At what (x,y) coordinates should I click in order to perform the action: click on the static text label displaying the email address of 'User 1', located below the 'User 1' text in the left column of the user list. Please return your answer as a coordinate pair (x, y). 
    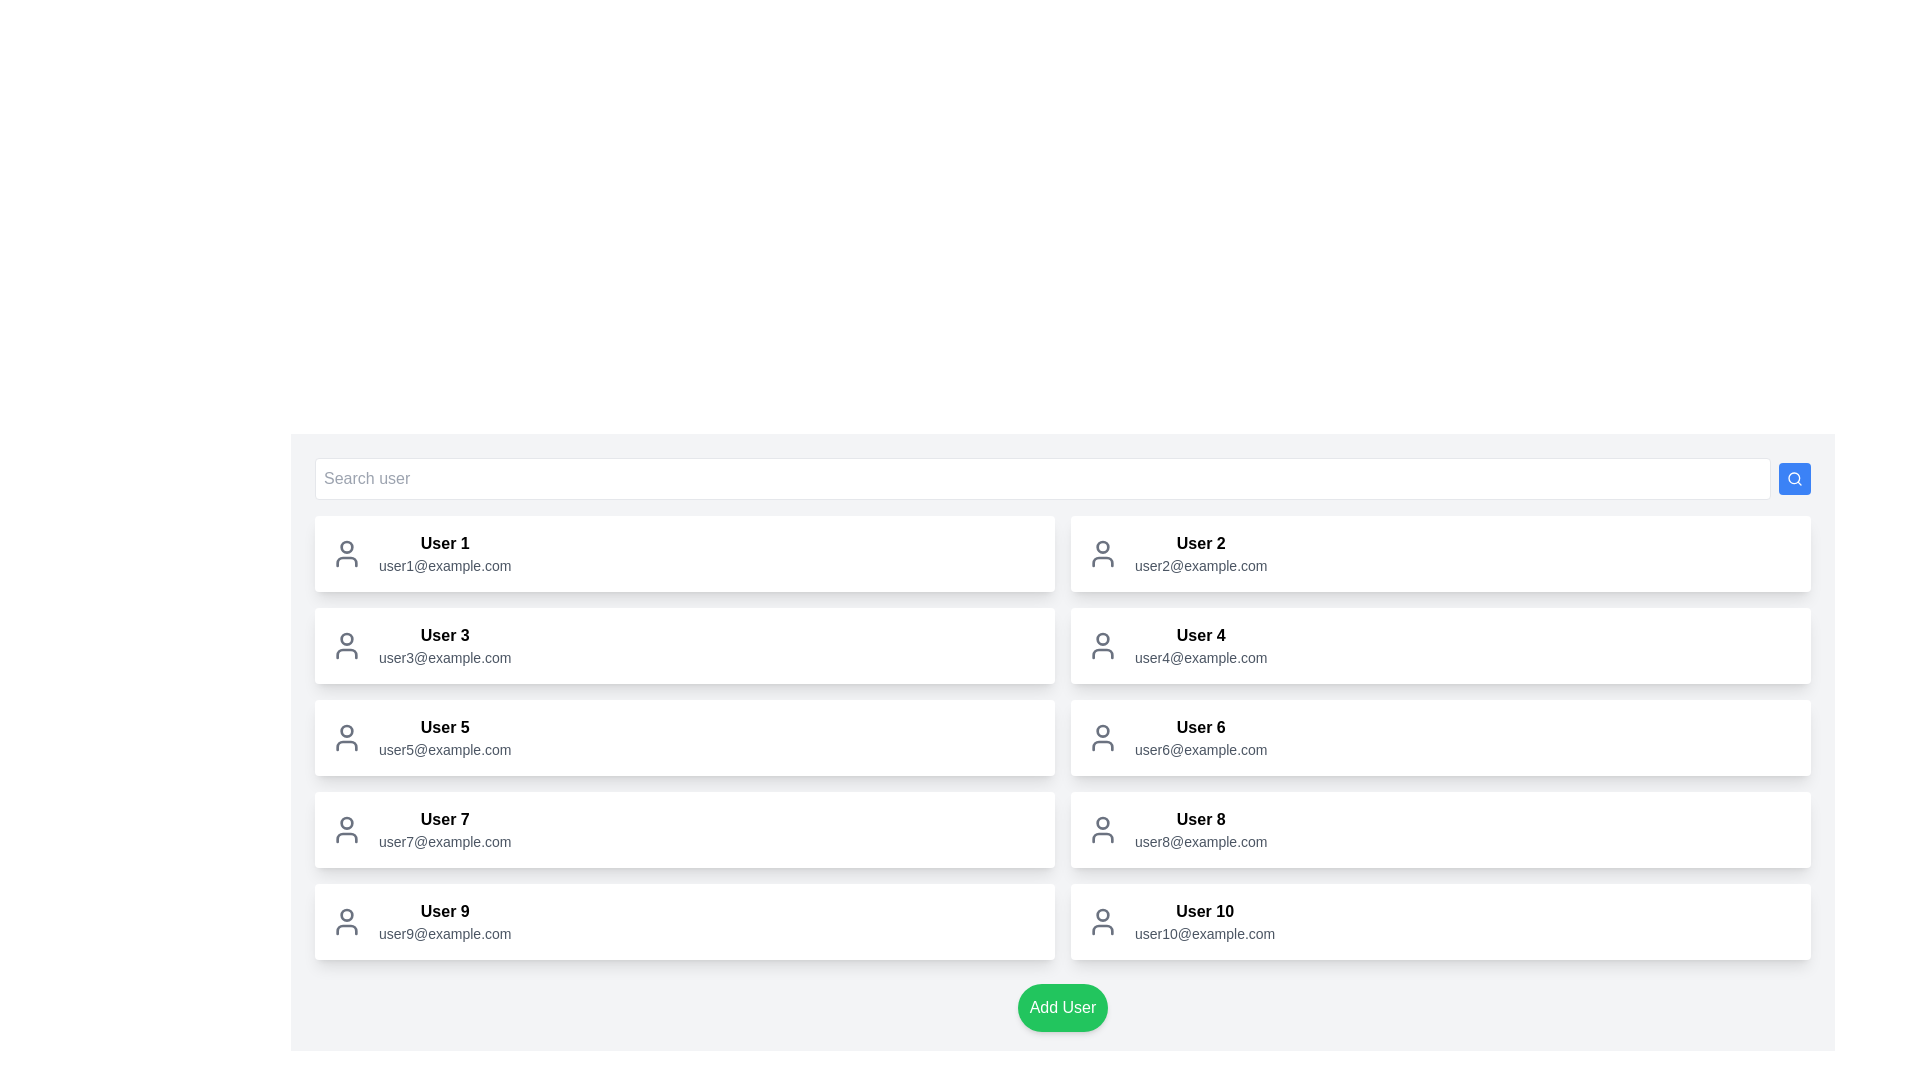
    Looking at the image, I should click on (444, 566).